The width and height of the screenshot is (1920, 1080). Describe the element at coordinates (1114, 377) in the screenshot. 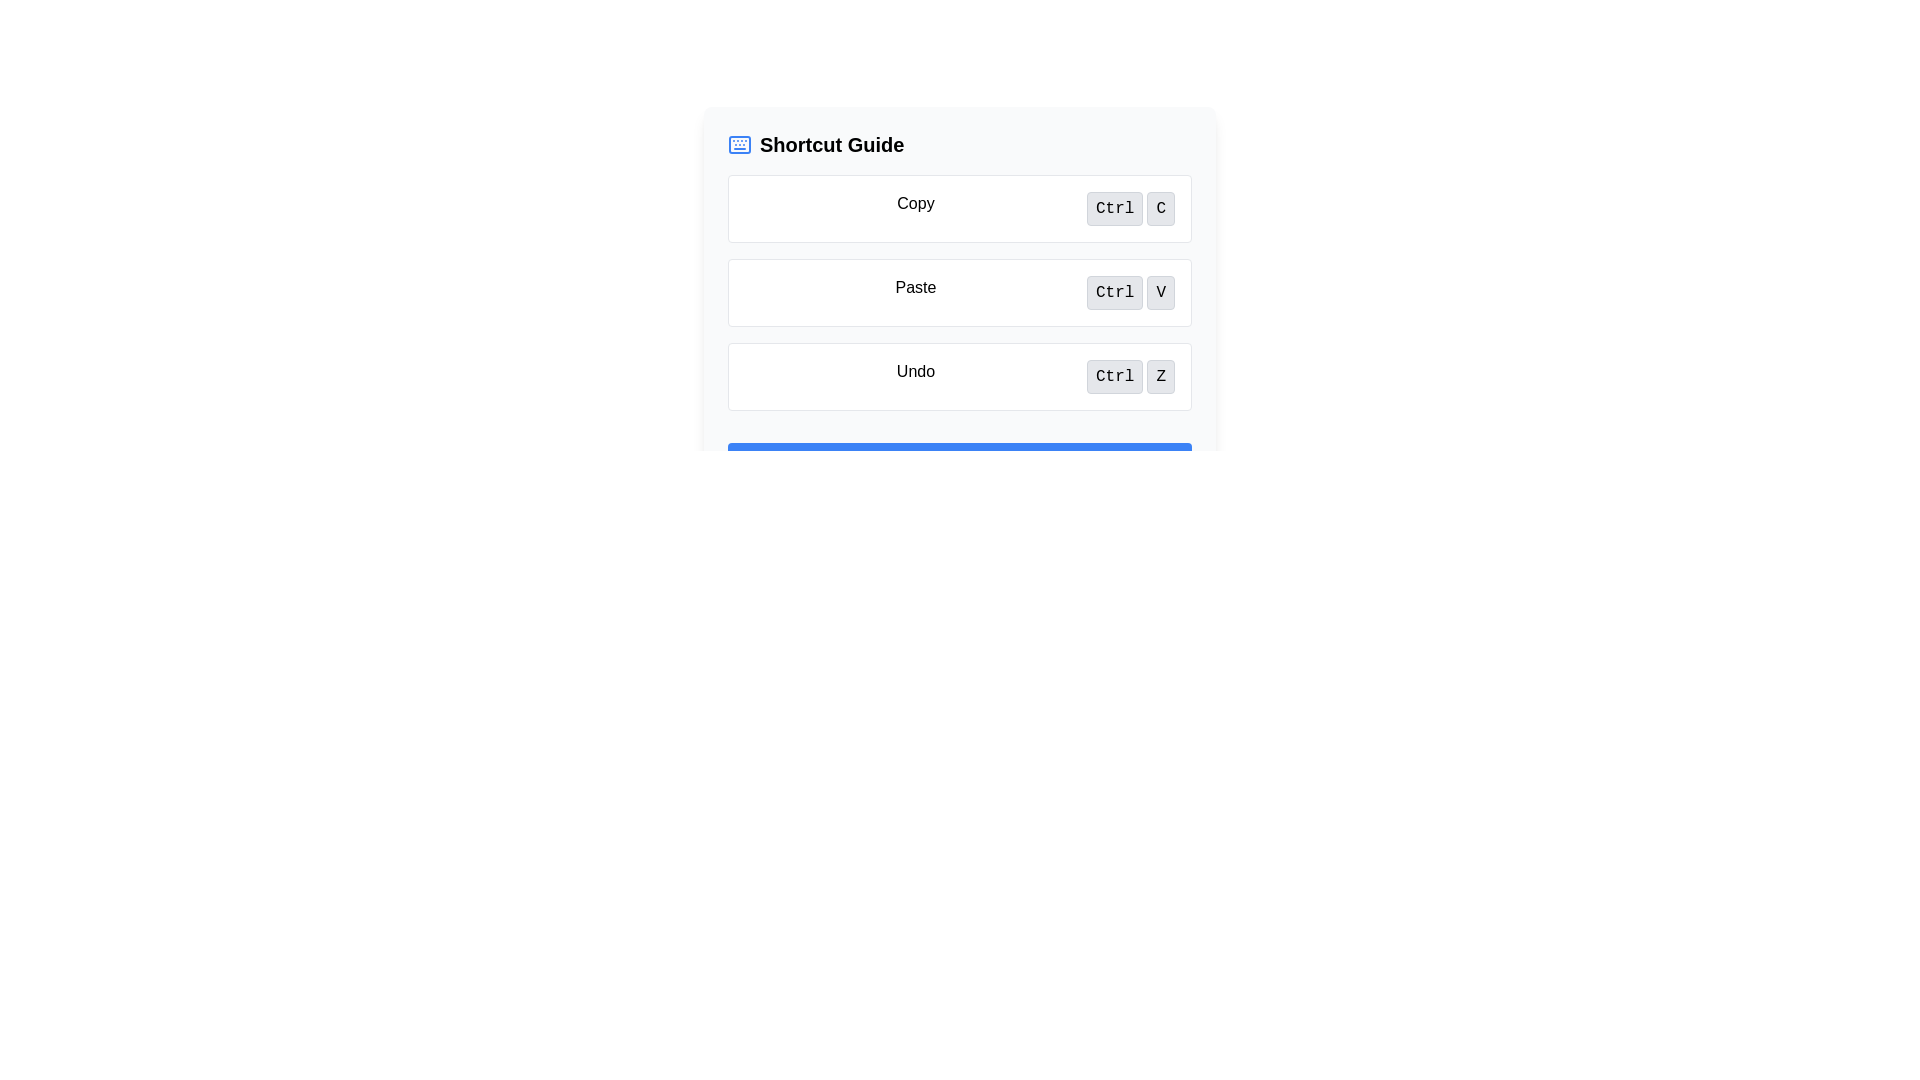

I see `the 'Ctrl' button-like label element, which has a light gray background and is associated with the 'Undo' action in the shortcut key guide` at that location.